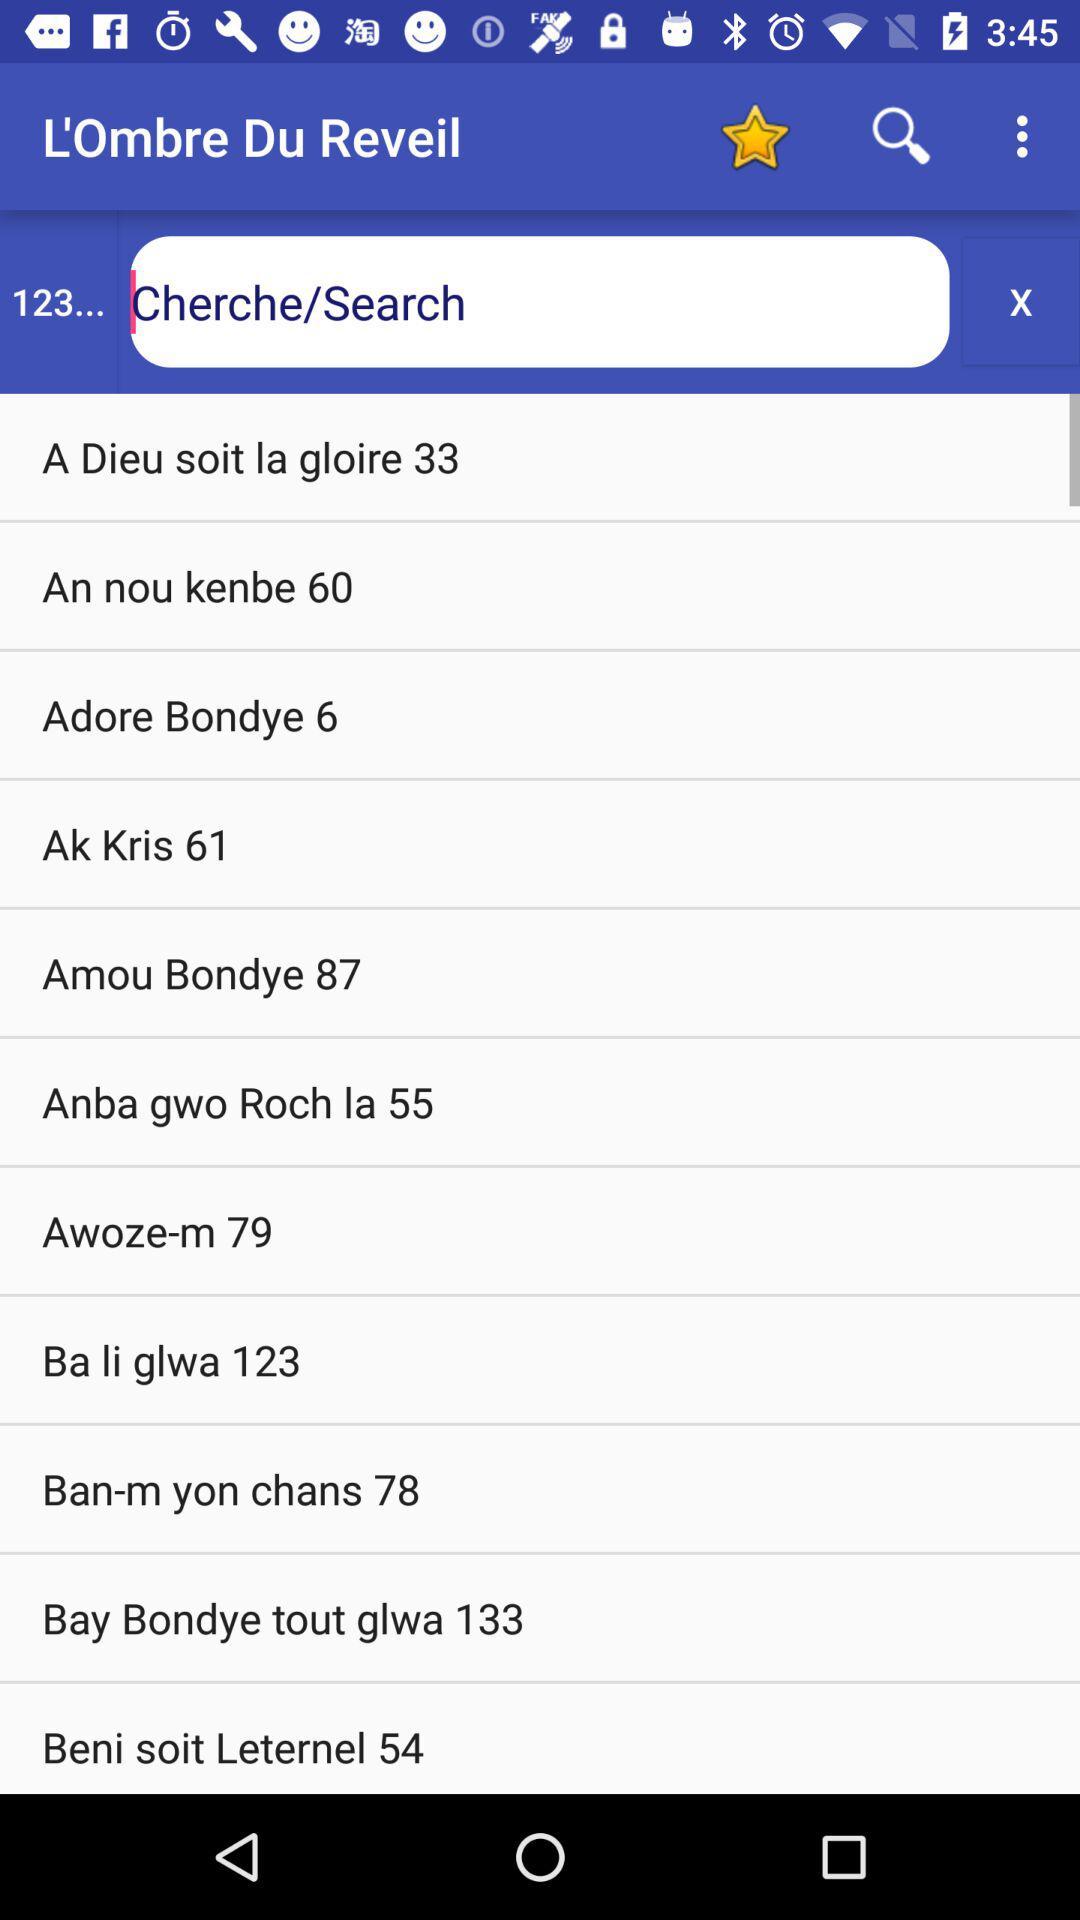  I want to click on amou bondye 87 icon, so click(540, 972).